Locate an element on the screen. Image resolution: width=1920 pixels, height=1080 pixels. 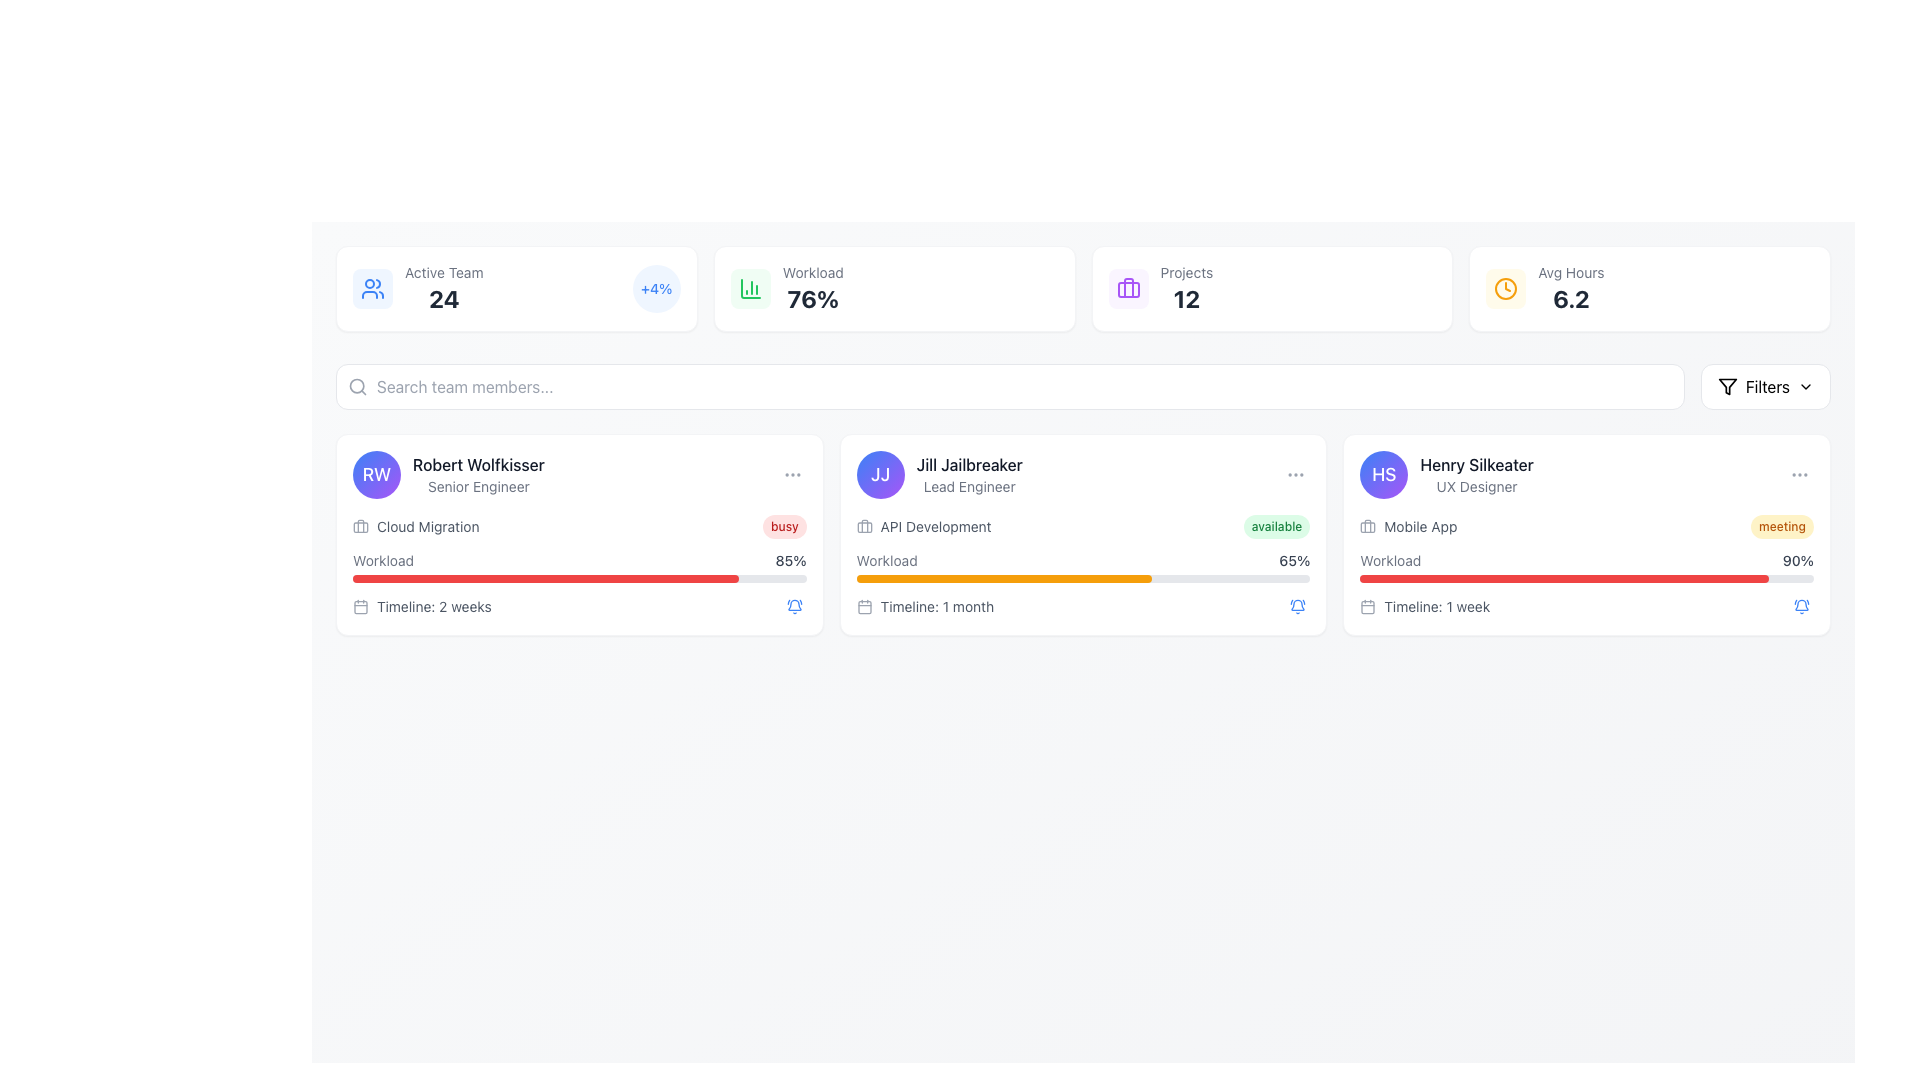
the small gray briefcase icon with rounded edges, located to the immediate left of the 'Mobile App' text in the third card for 'Henry Silkeater' UX Designer is located at coordinates (1367, 526).